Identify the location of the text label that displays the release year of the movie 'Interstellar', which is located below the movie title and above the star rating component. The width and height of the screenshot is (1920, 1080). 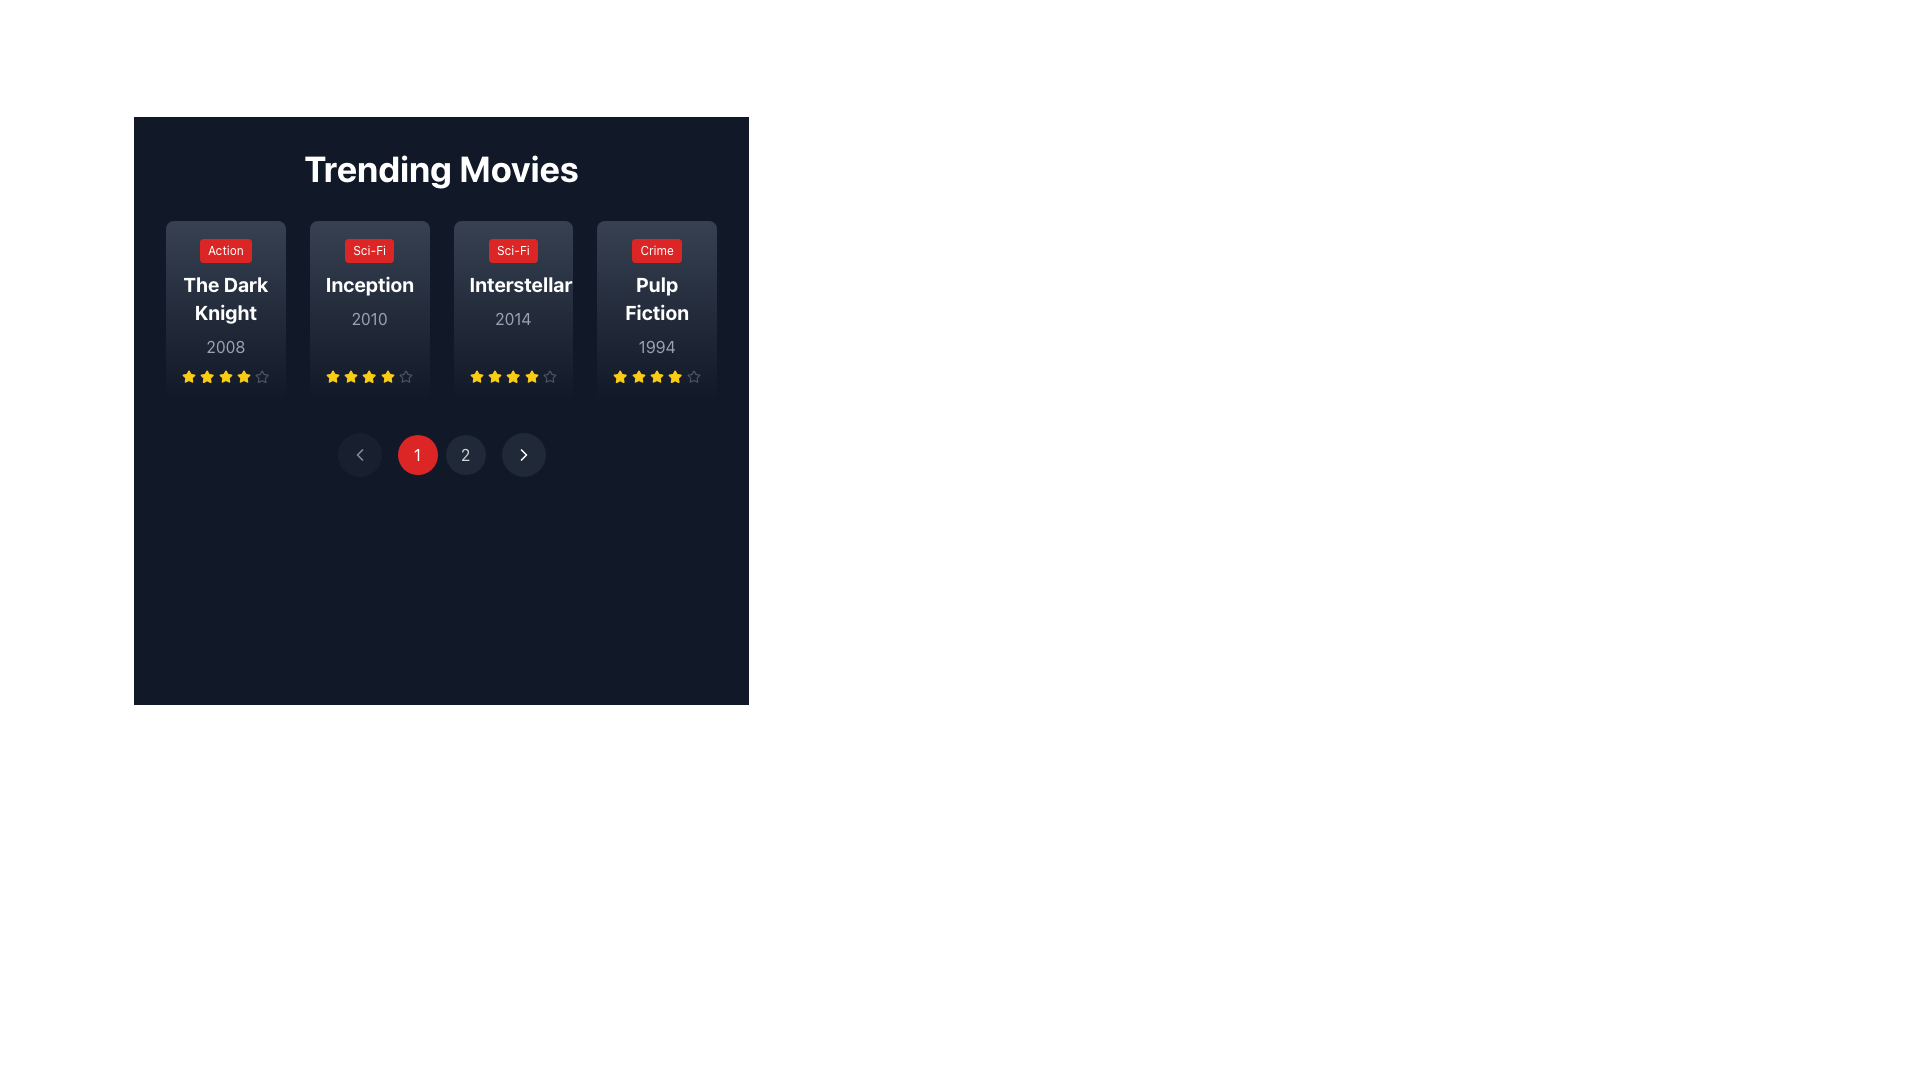
(513, 318).